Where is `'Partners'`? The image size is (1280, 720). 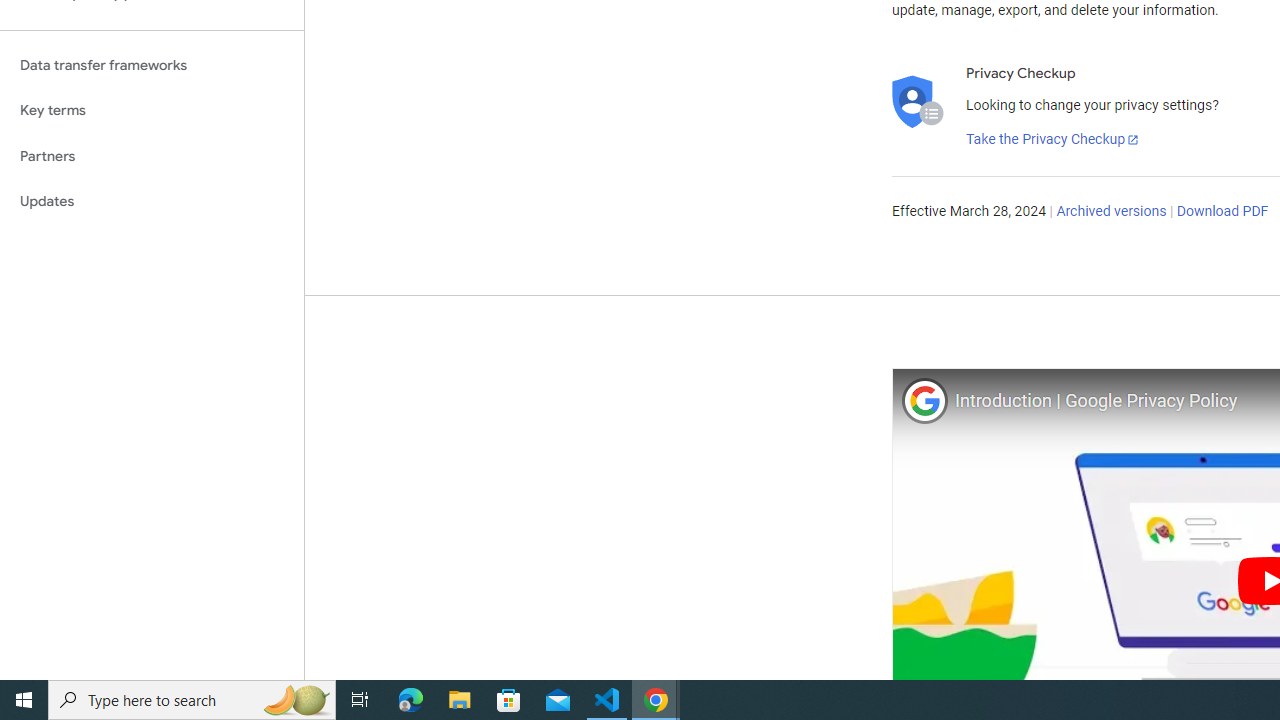 'Partners' is located at coordinates (151, 155).